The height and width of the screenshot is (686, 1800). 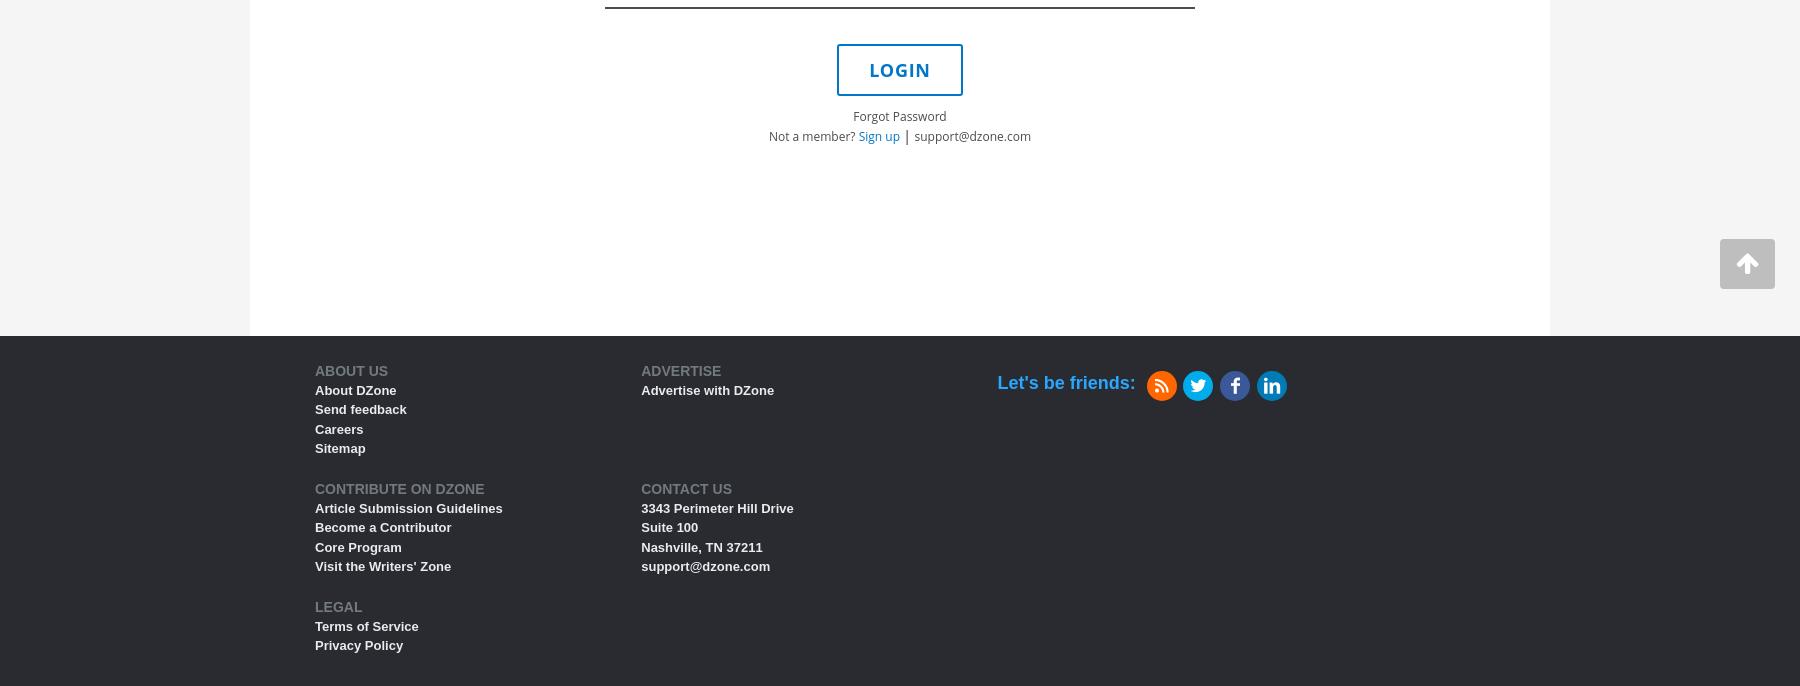 What do you see at coordinates (700, 545) in the screenshot?
I see `'Nashville, TN 37211'` at bounding box center [700, 545].